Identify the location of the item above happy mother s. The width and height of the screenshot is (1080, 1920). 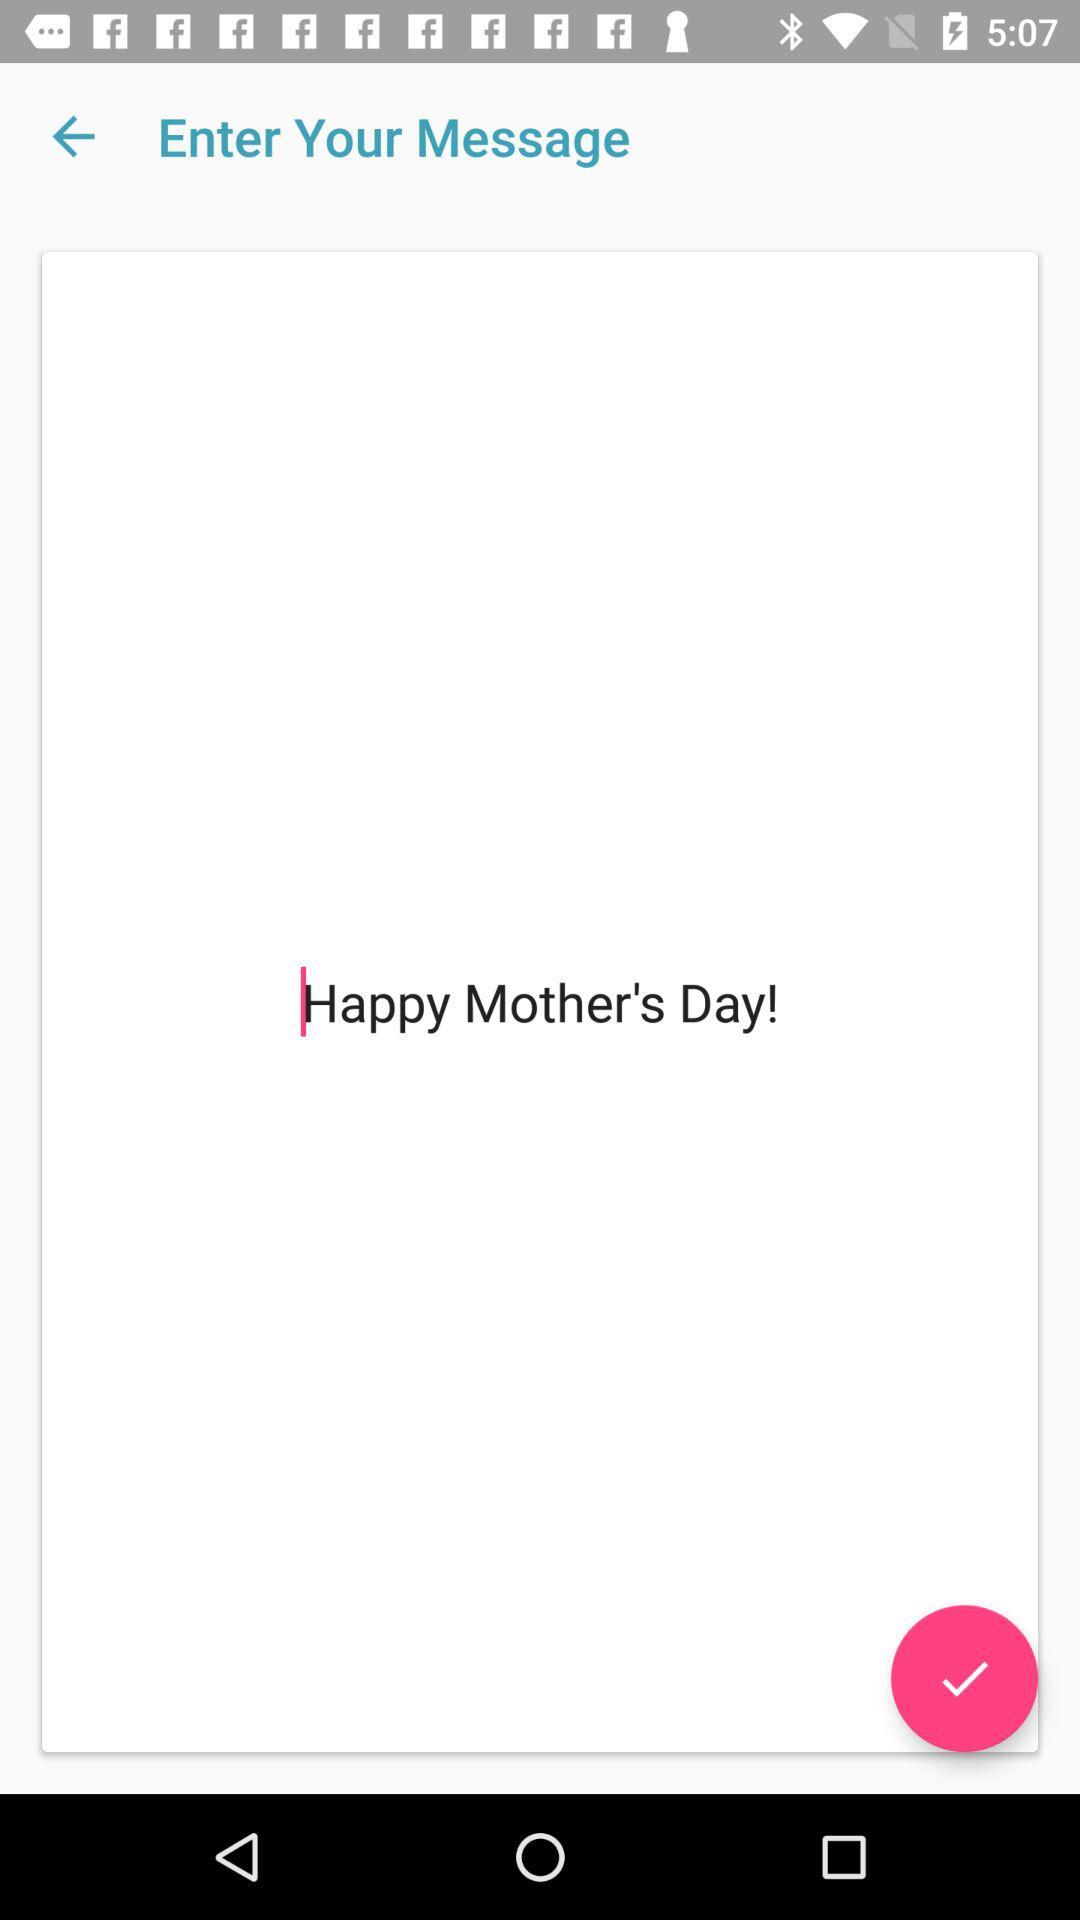
(72, 135).